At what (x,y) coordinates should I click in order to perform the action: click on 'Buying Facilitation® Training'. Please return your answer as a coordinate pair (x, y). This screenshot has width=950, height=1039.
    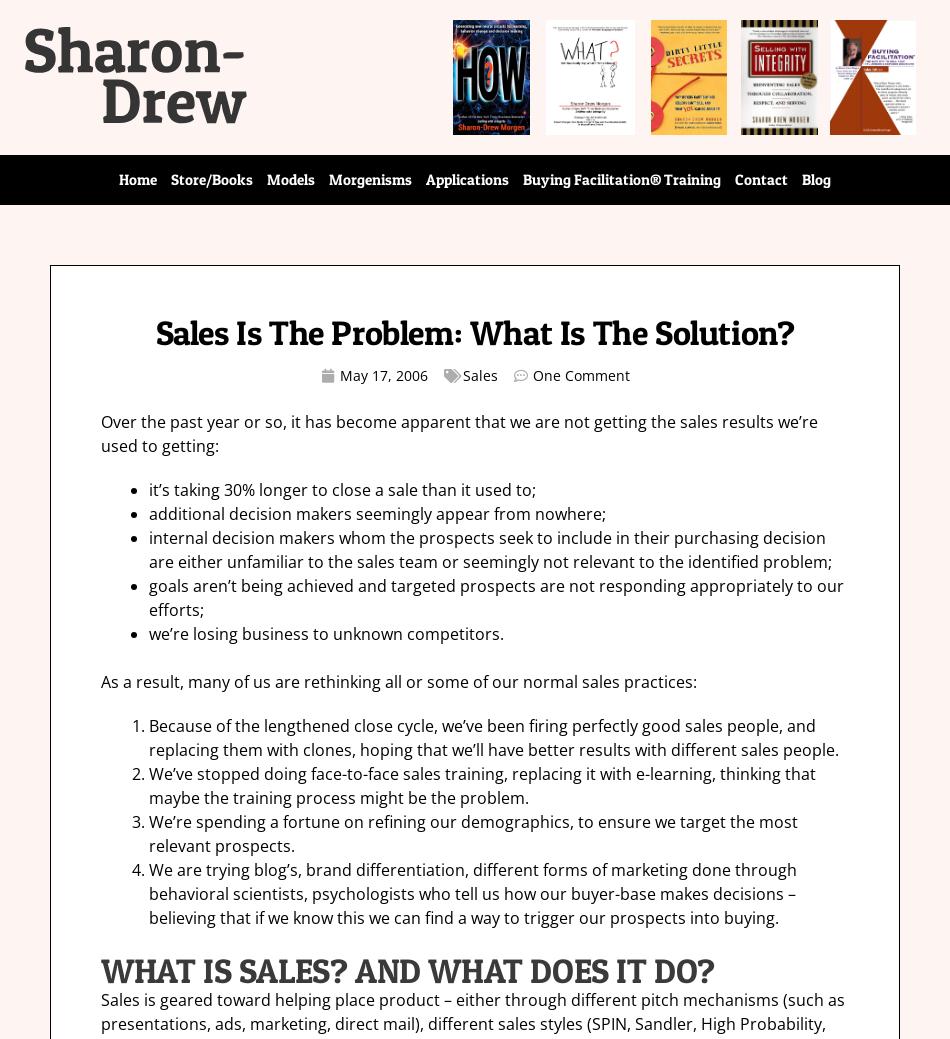
    Looking at the image, I should click on (621, 179).